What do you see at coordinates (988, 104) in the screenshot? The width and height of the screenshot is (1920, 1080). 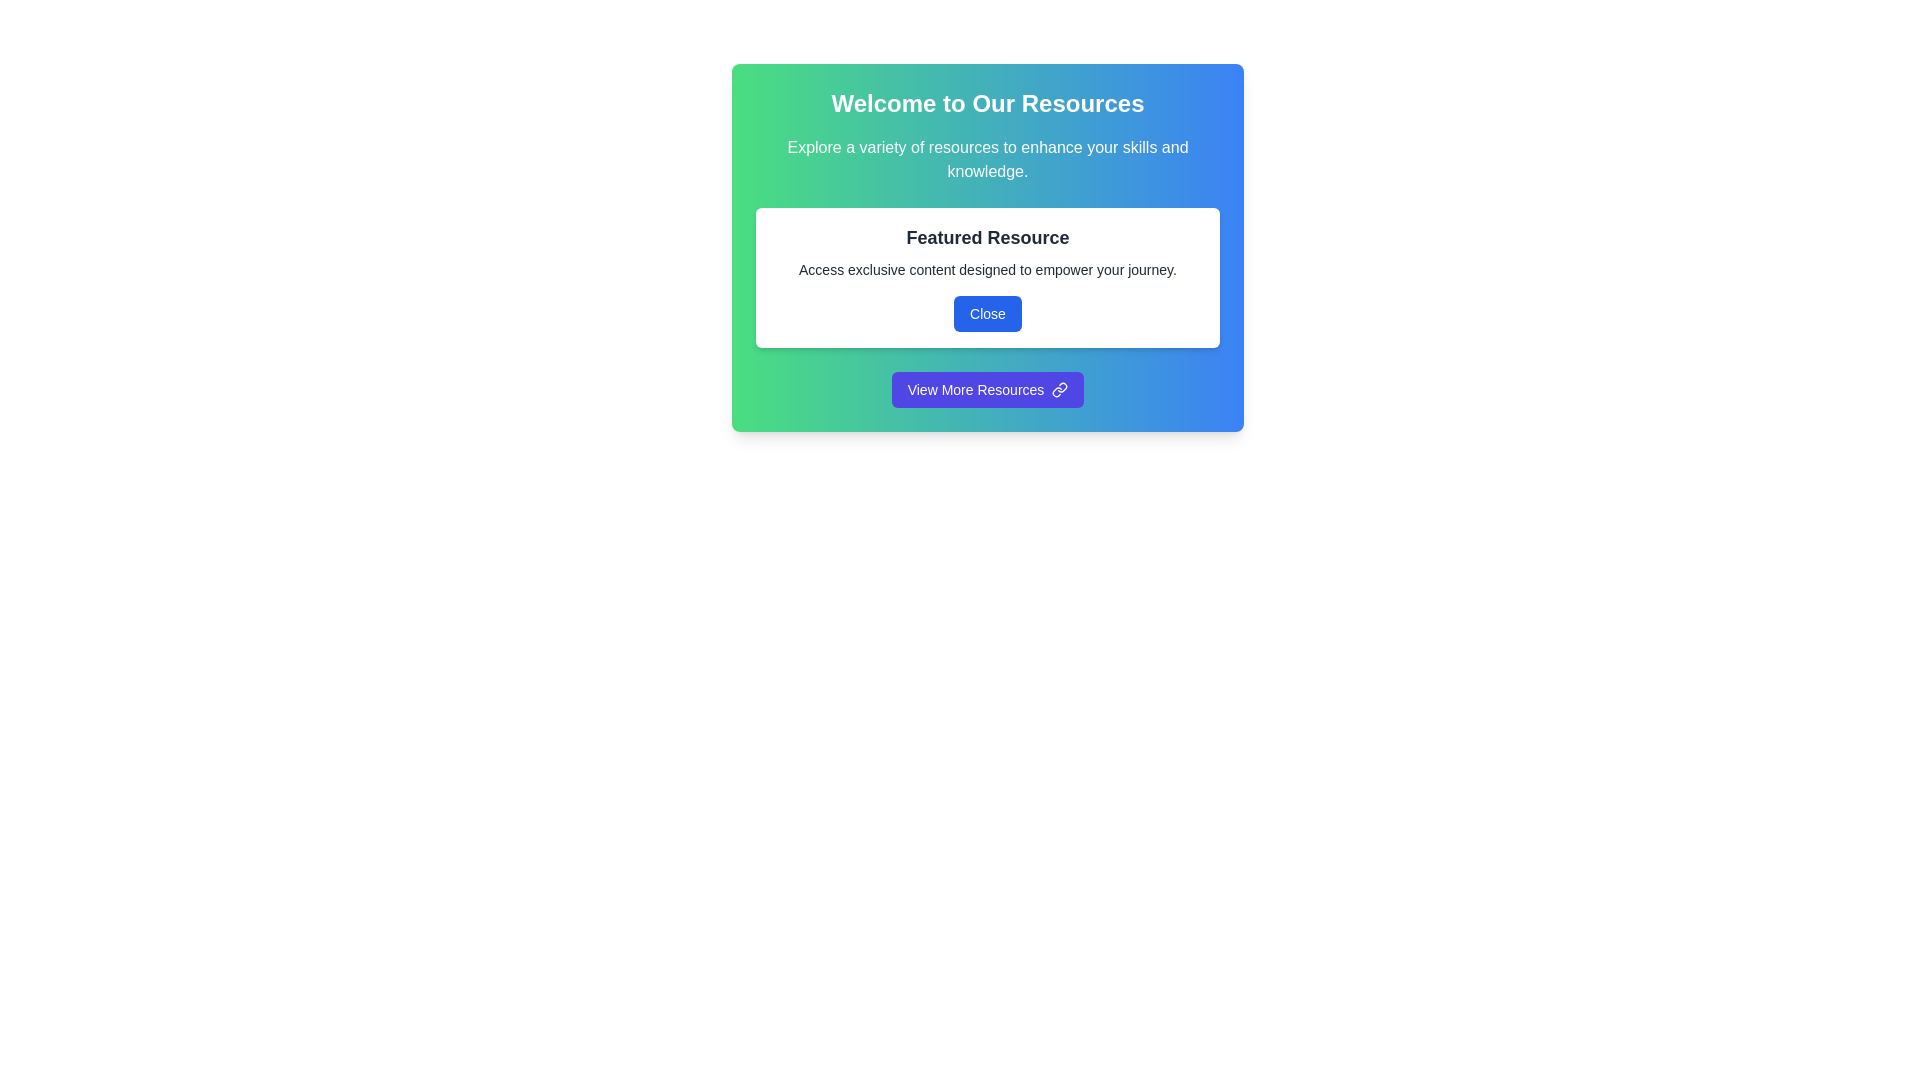 I see `welcoming title text label located at the top-center of the rounded rectangular card with a gradient background` at bounding box center [988, 104].